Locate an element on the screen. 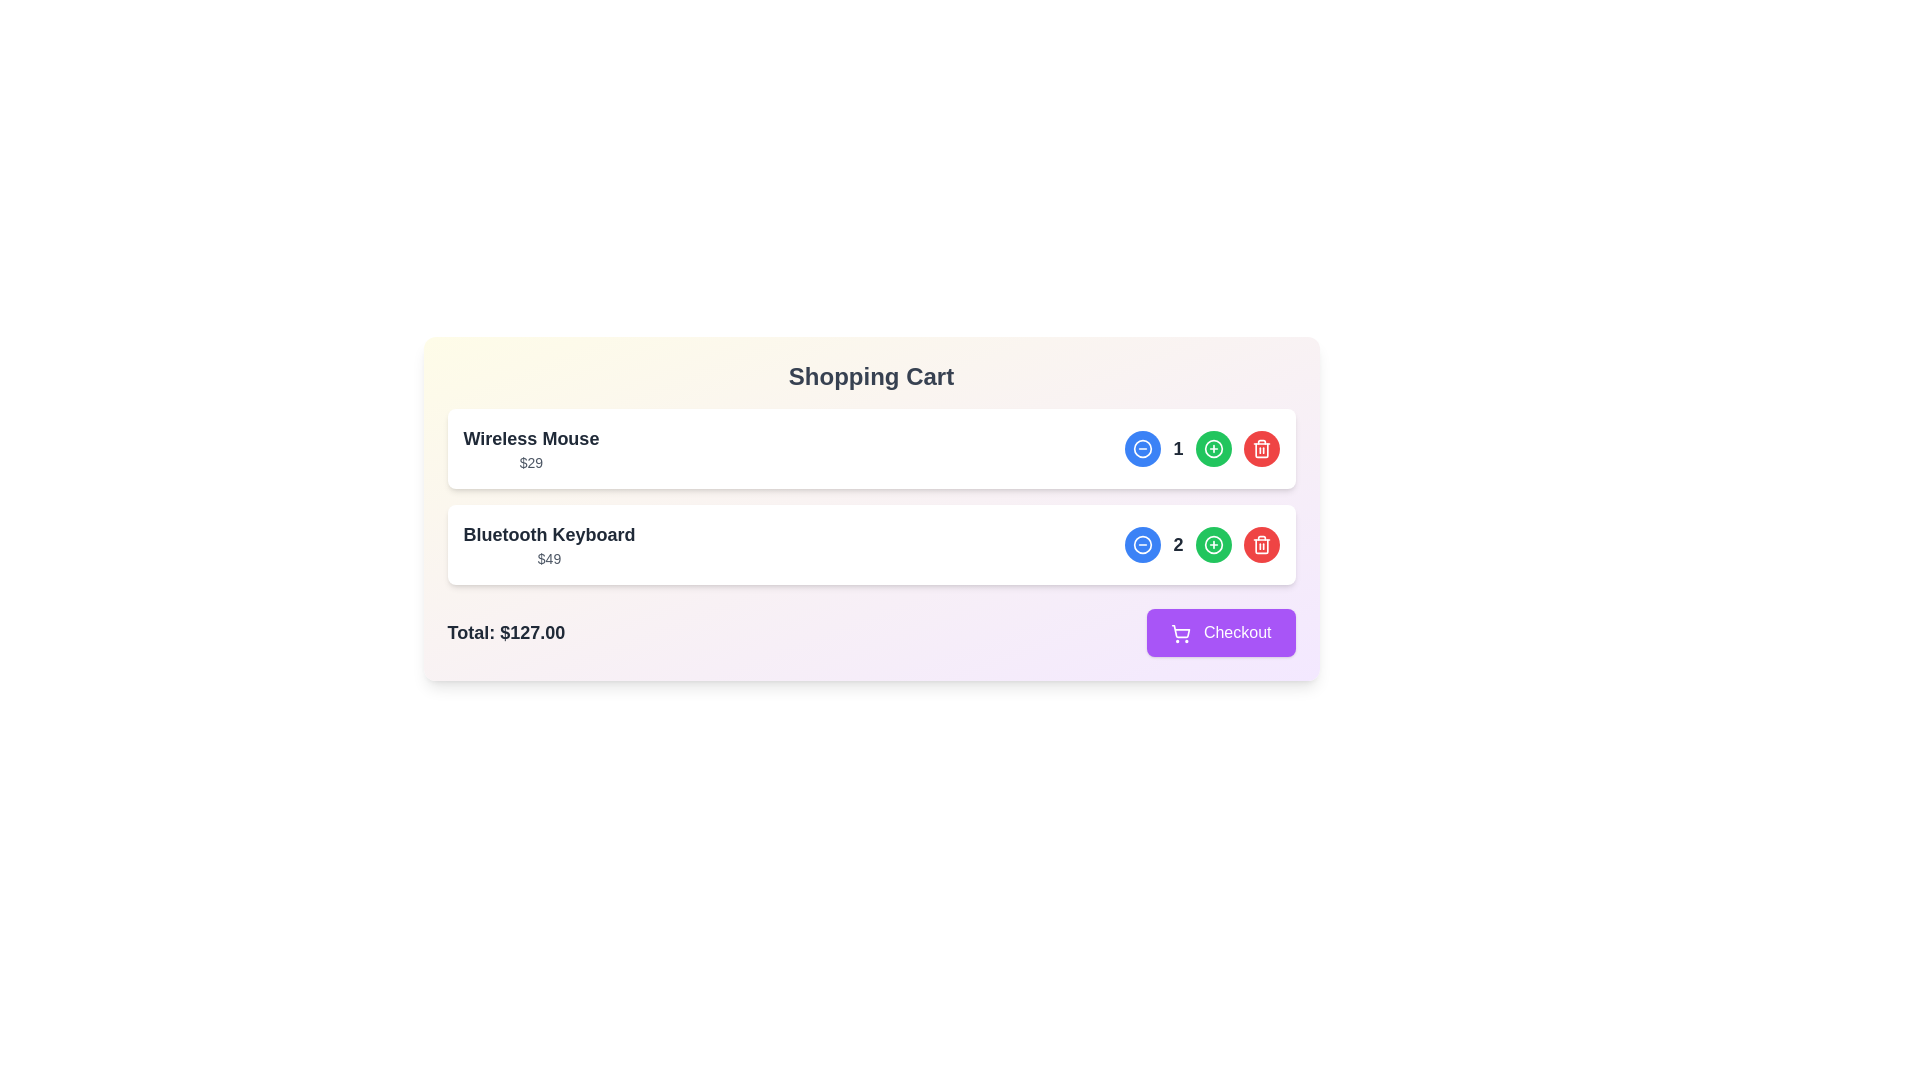 The width and height of the screenshot is (1920, 1080). the blue filled circle within the second row of the shopping cart list, which is part of an interactive control adjacent to the item quantity display is located at coordinates (1143, 544).